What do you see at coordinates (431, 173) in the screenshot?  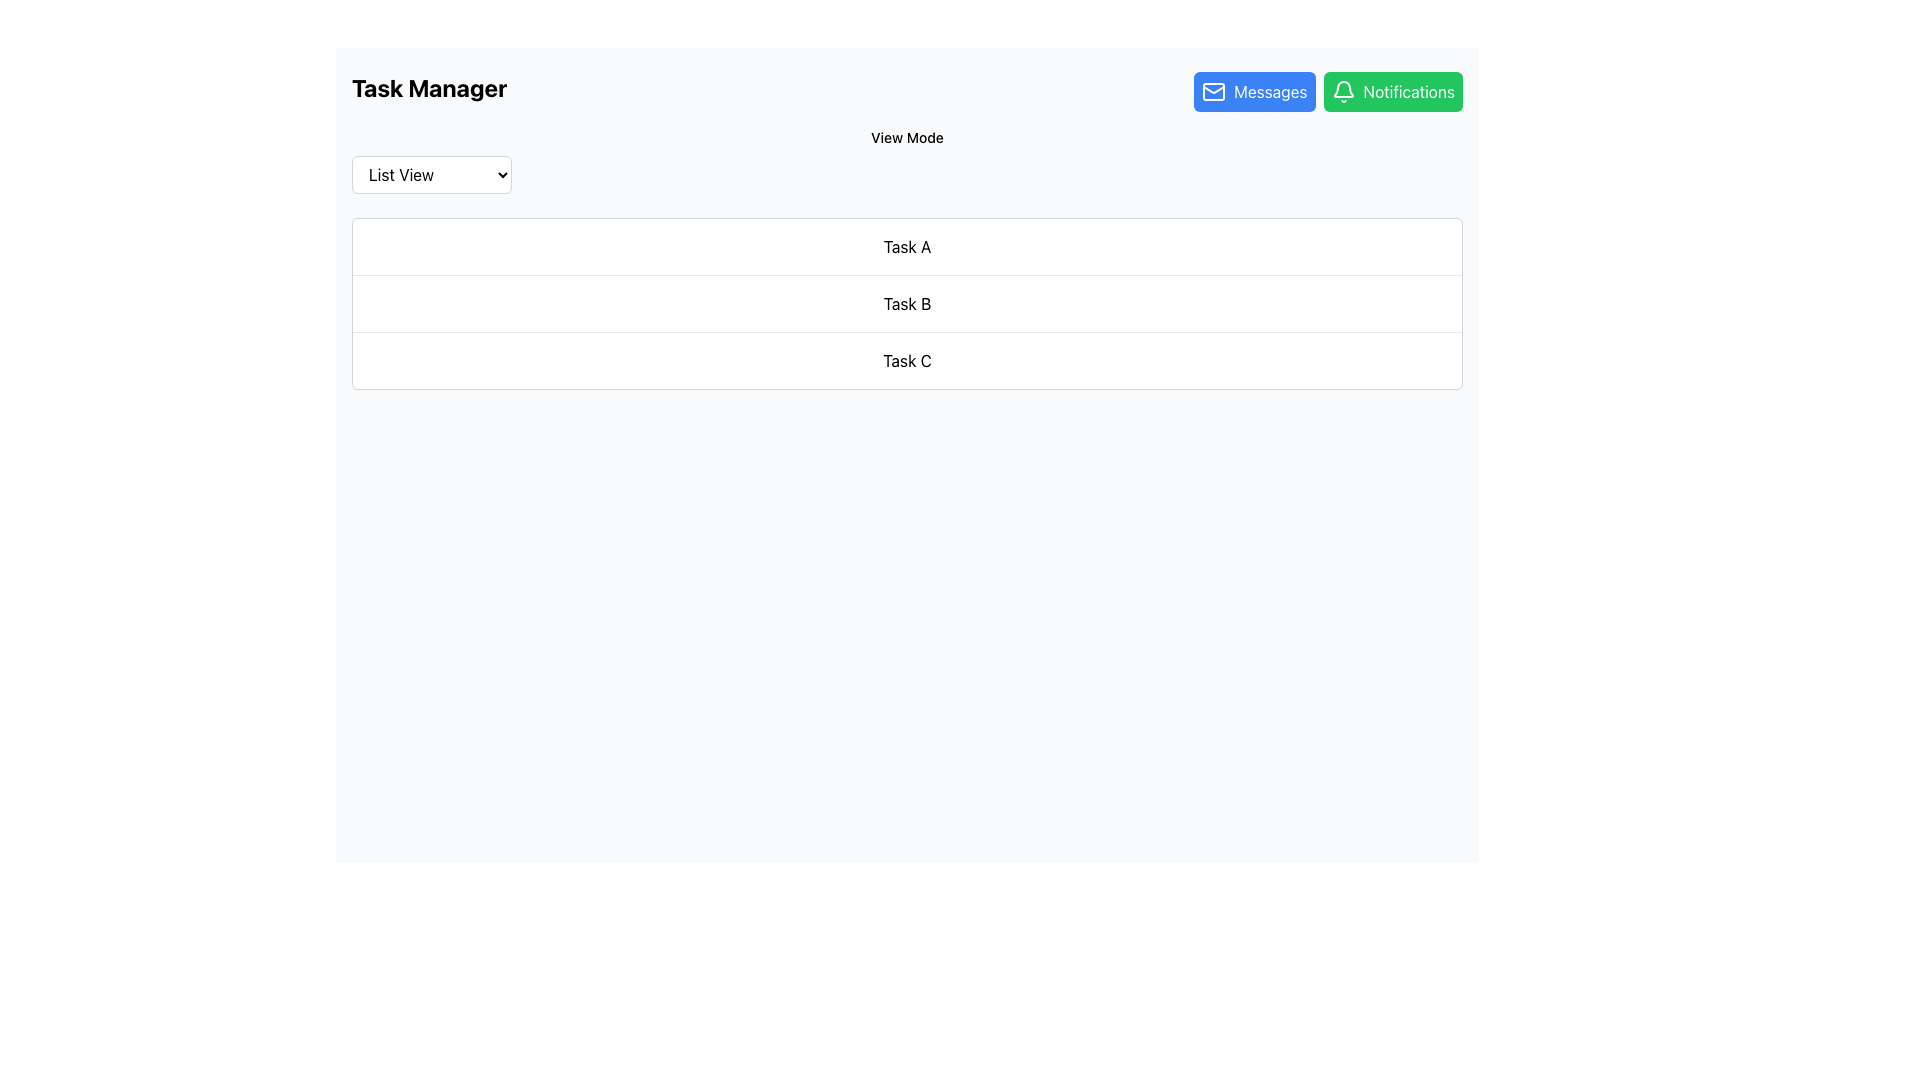 I see `the dropdown menu labeled 'List View'` at bounding box center [431, 173].